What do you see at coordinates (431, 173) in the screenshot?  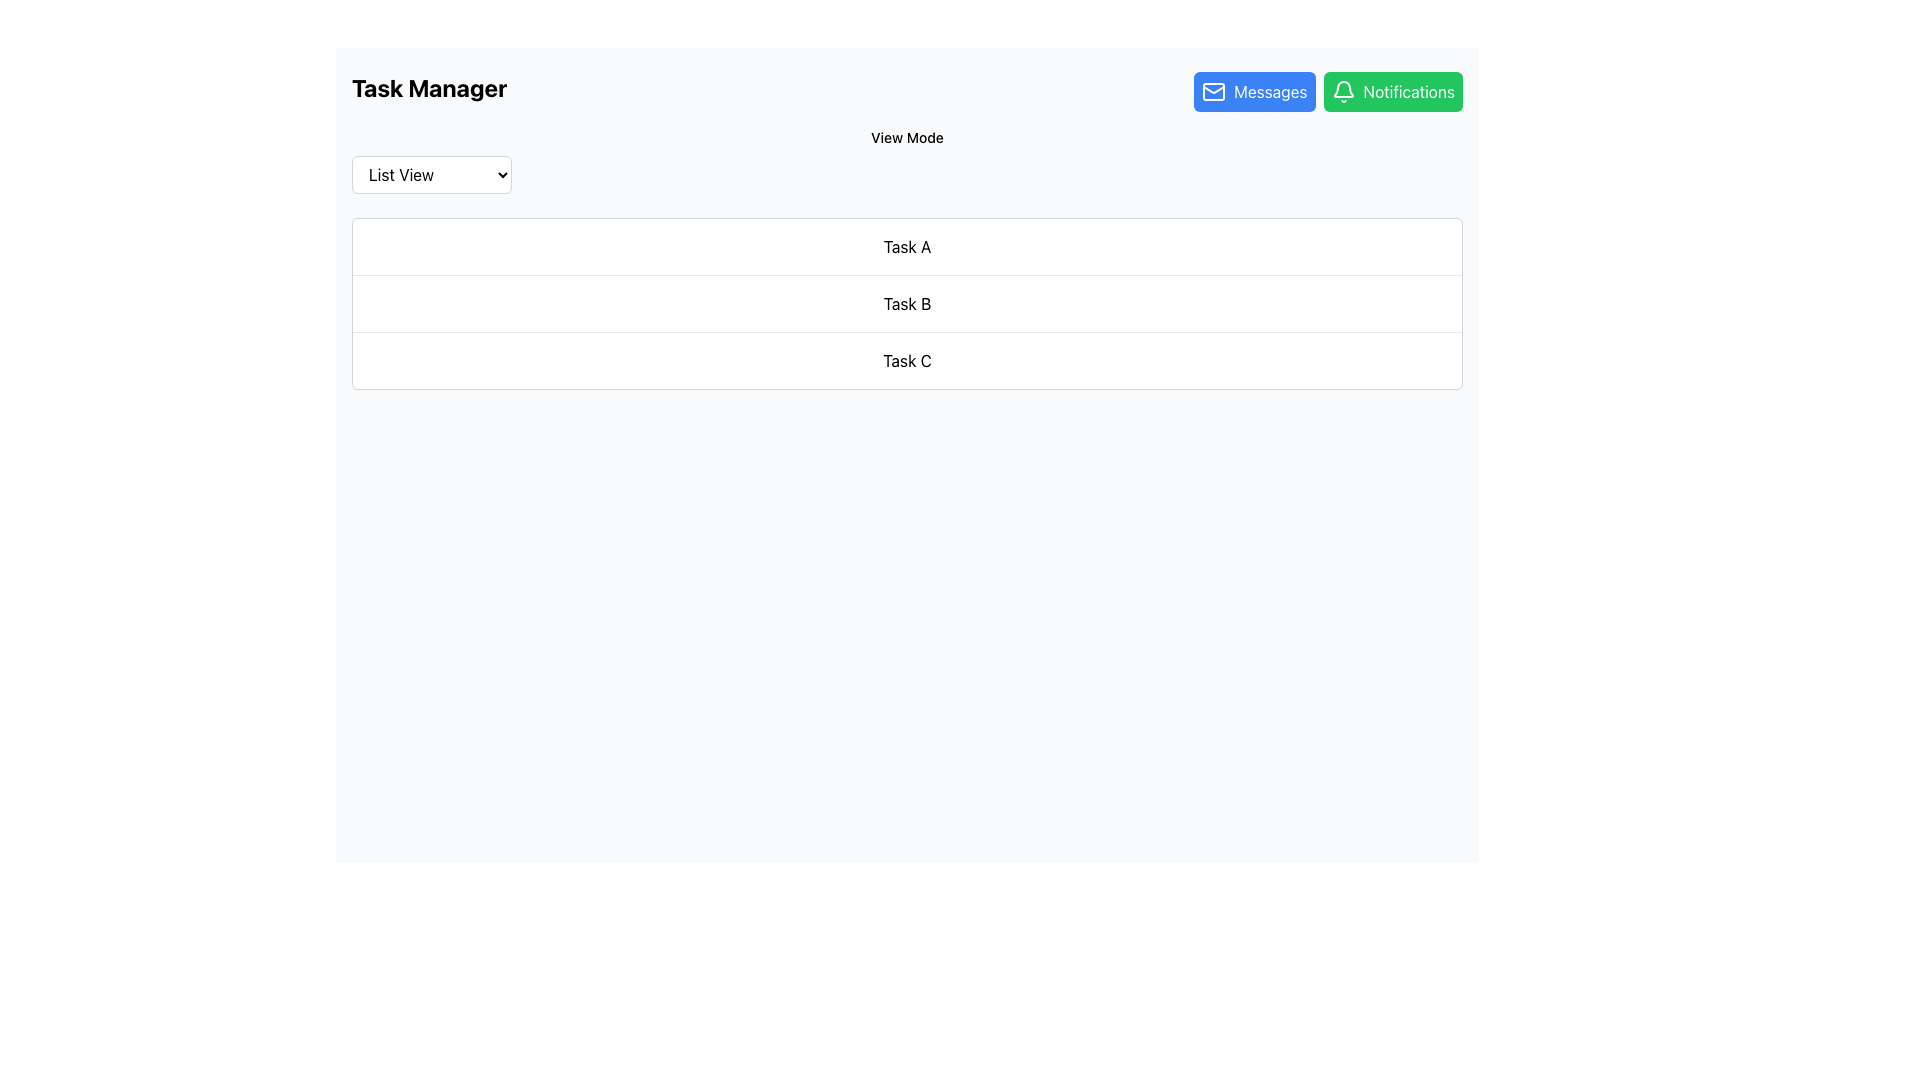 I see `the dropdown menu labeled 'List View'` at bounding box center [431, 173].